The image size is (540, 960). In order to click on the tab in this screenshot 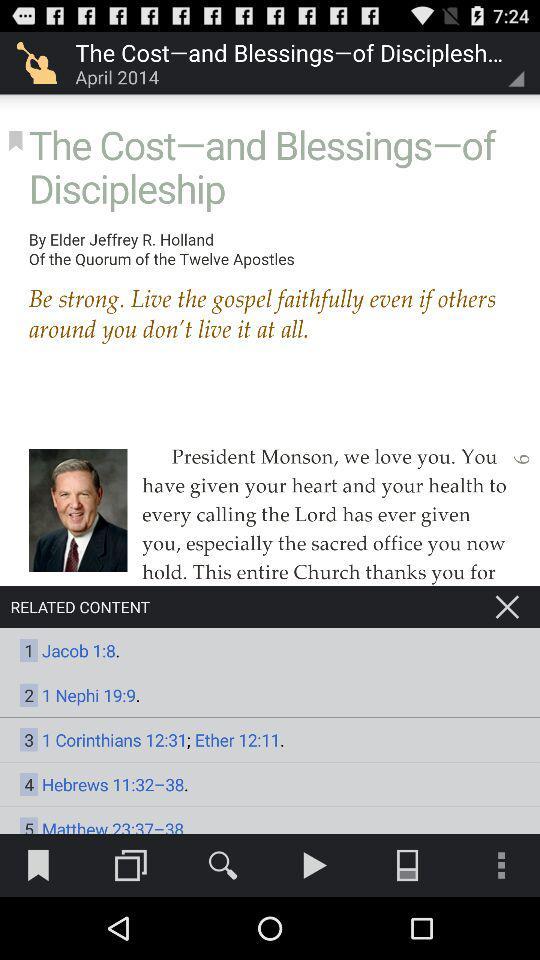, I will do `click(507, 606)`.